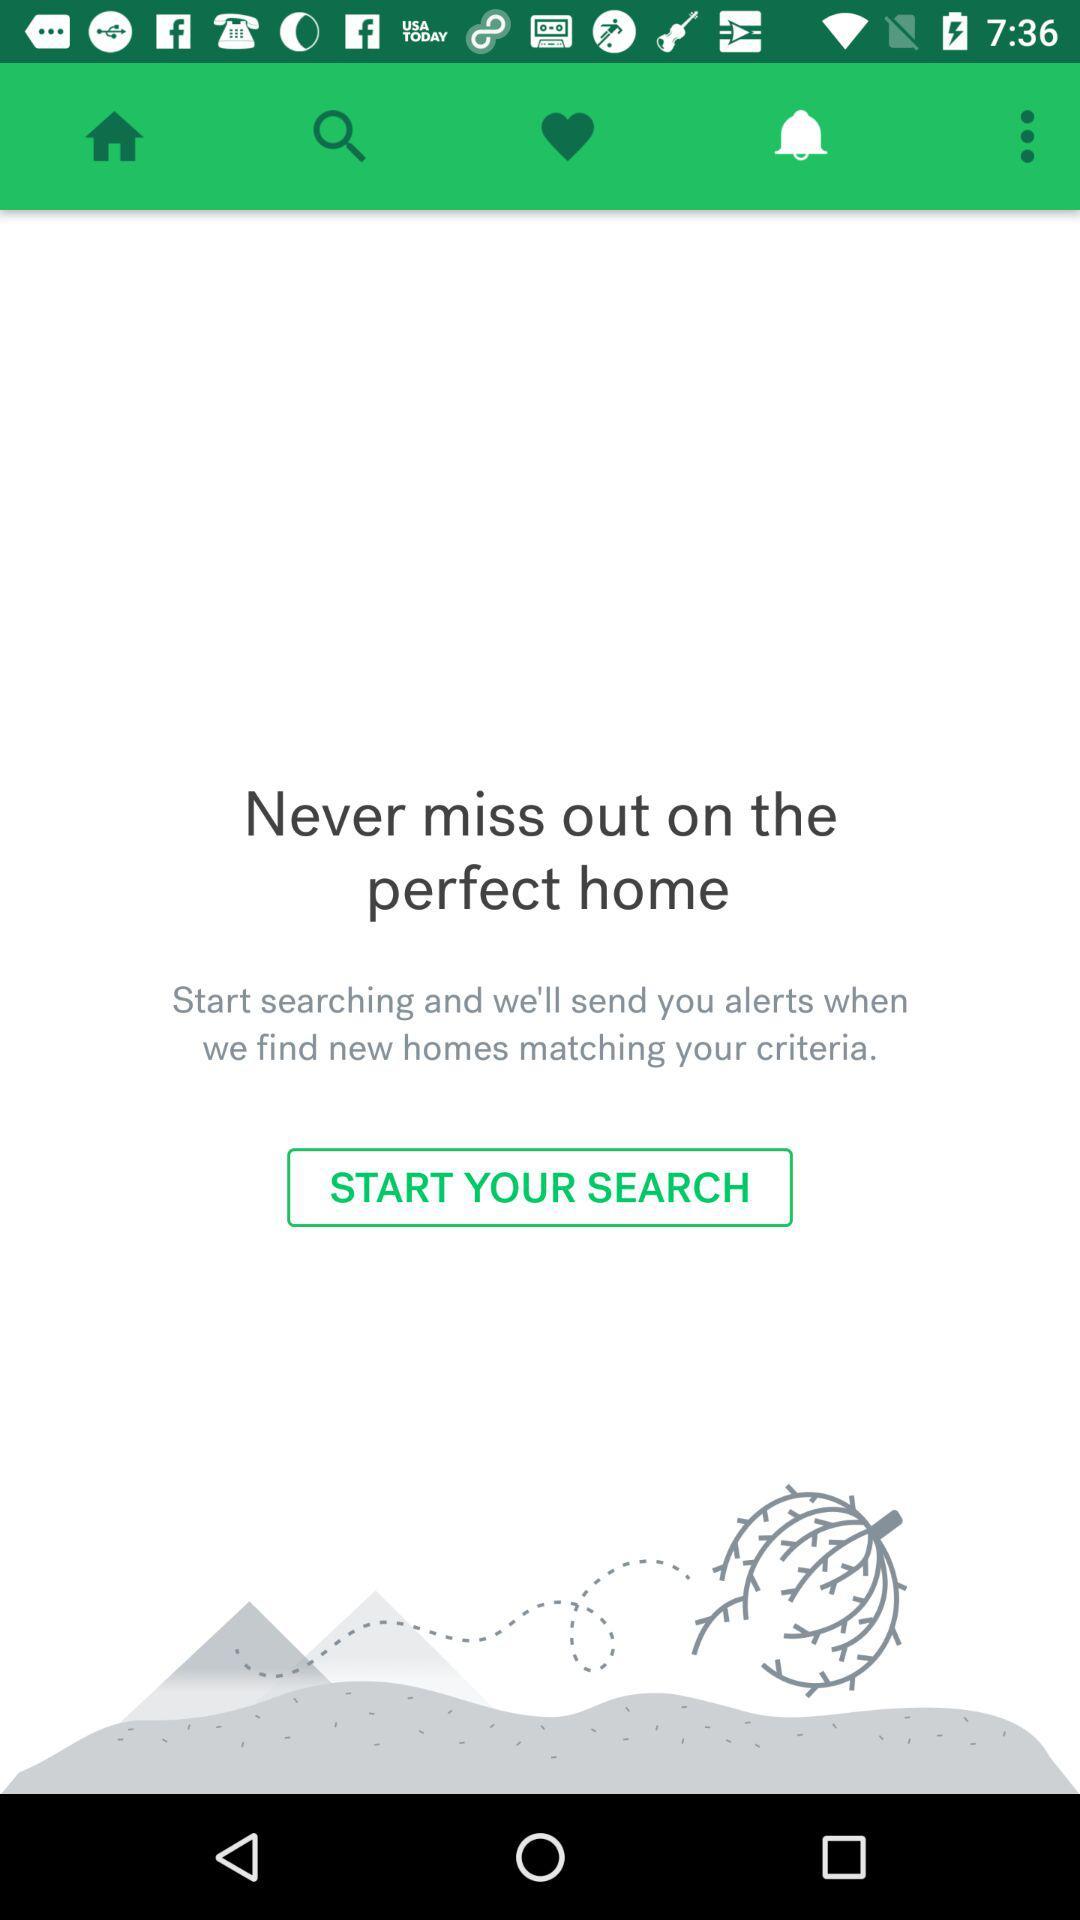 The height and width of the screenshot is (1920, 1080). What do you see at coordinates (338, 135) in the screenshot?
I see `search` at bounding box center [338, 135].